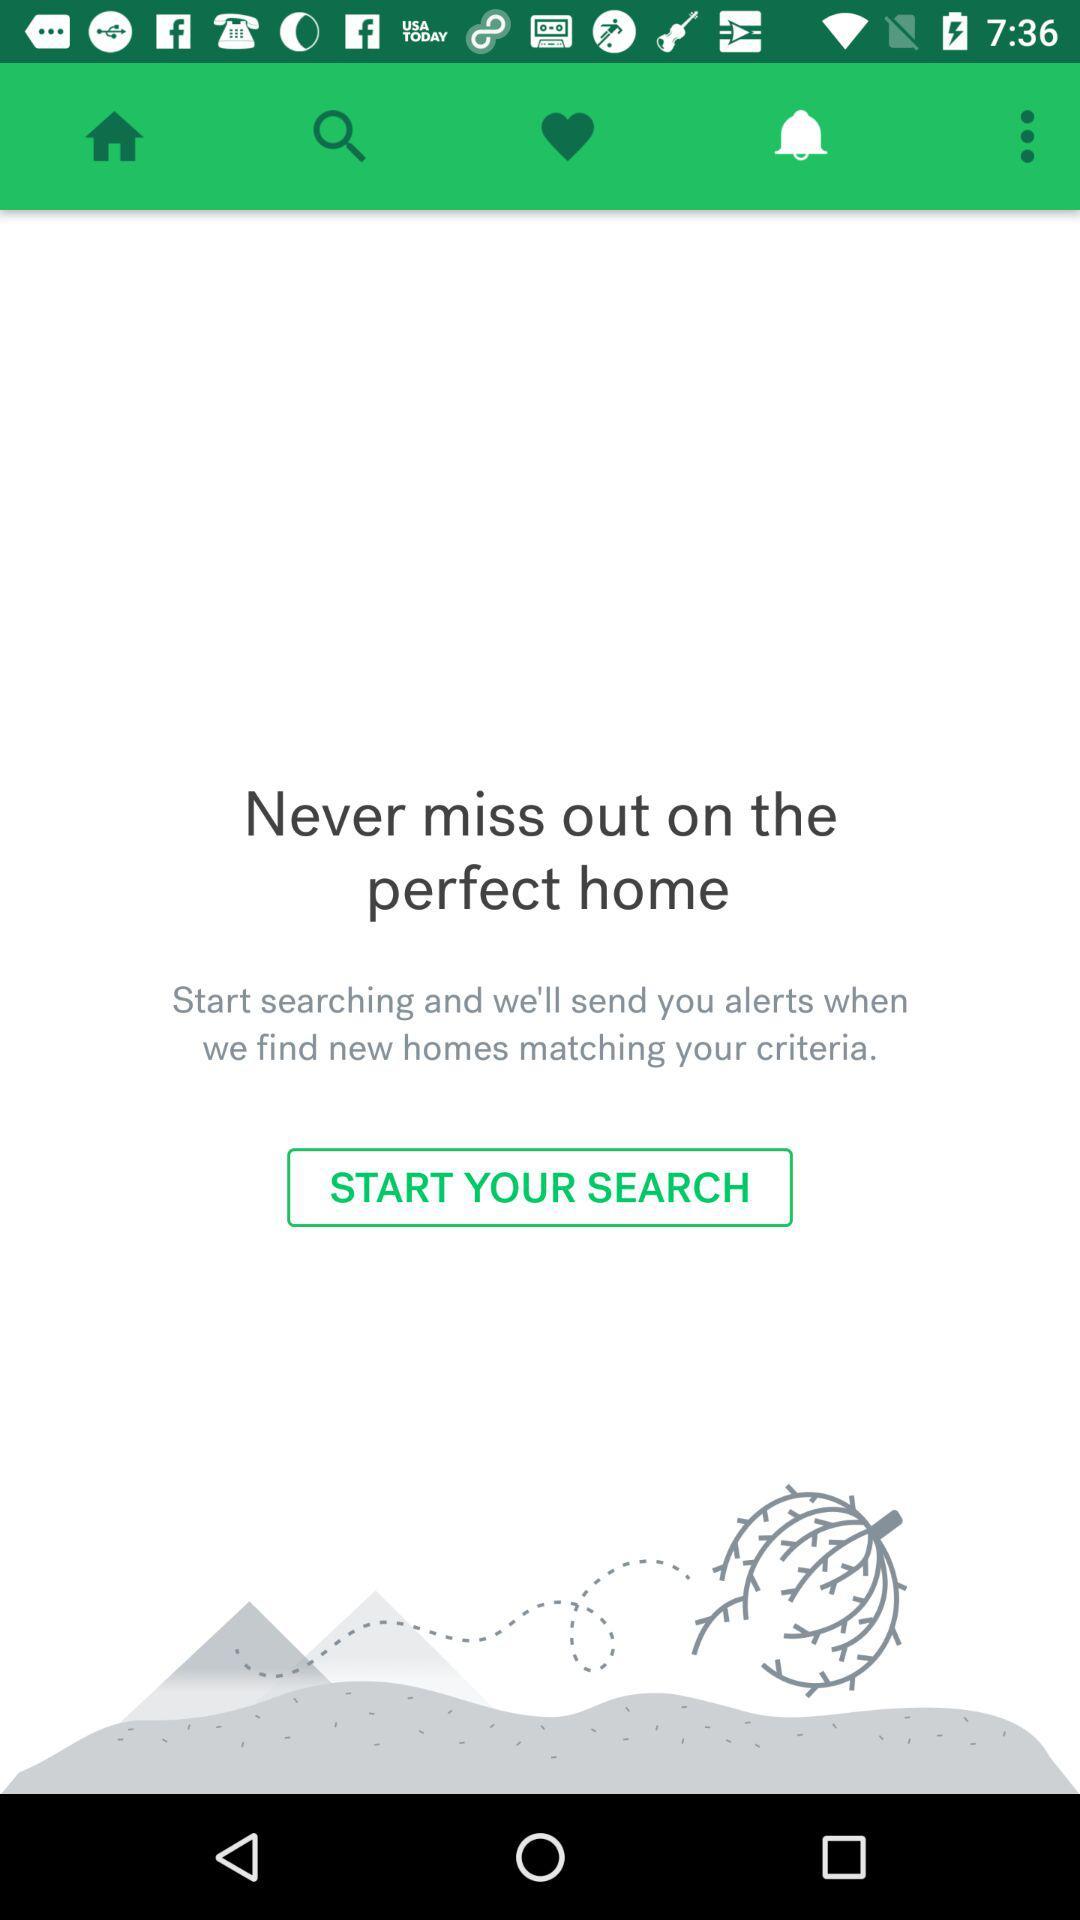 The height and width of the screenshot is (1920, 1080). What do you see at coordinates (338, 135) in the screenshot?
I see `search` at bounding box center [338, 135].